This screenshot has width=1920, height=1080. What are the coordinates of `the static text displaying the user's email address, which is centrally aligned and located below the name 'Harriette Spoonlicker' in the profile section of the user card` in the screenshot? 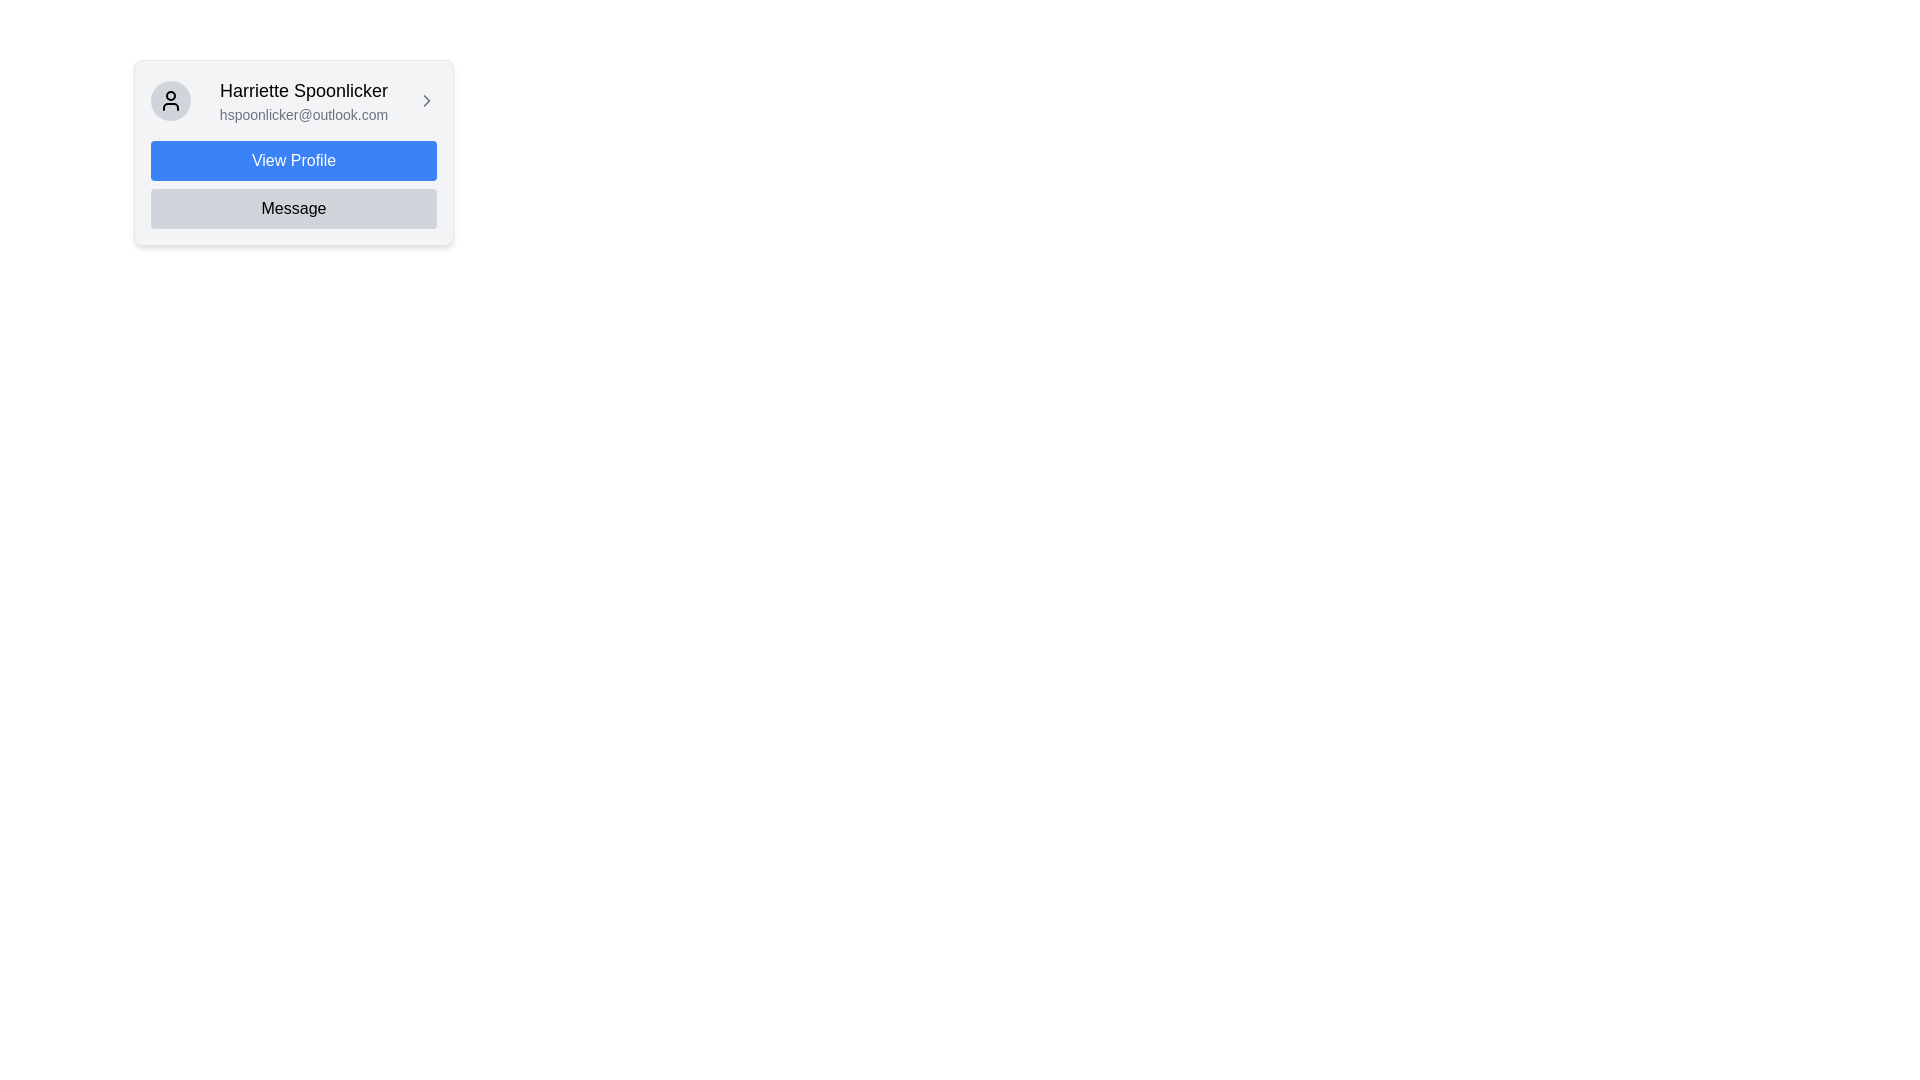 It's located at (302, 115).